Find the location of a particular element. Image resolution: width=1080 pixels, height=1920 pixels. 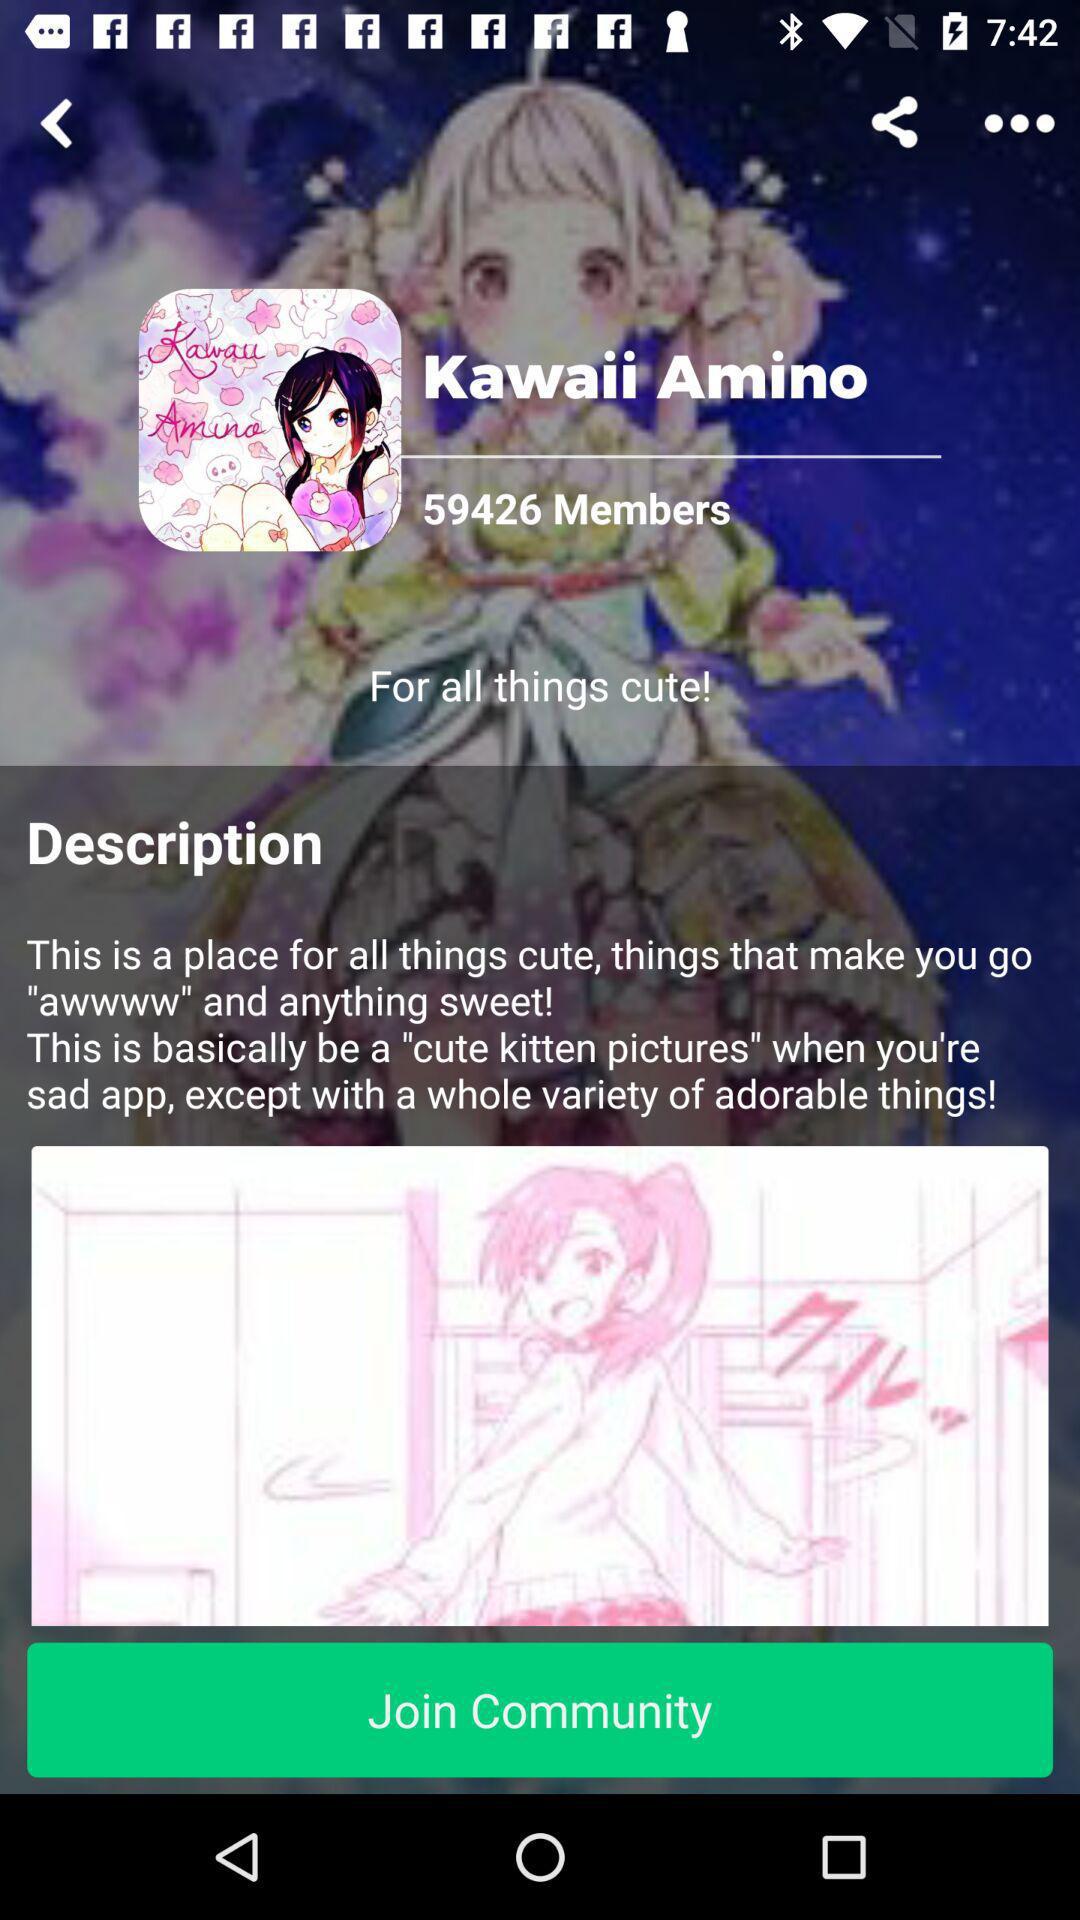

the arrow_backward icon is located at coordinates (59, 122).